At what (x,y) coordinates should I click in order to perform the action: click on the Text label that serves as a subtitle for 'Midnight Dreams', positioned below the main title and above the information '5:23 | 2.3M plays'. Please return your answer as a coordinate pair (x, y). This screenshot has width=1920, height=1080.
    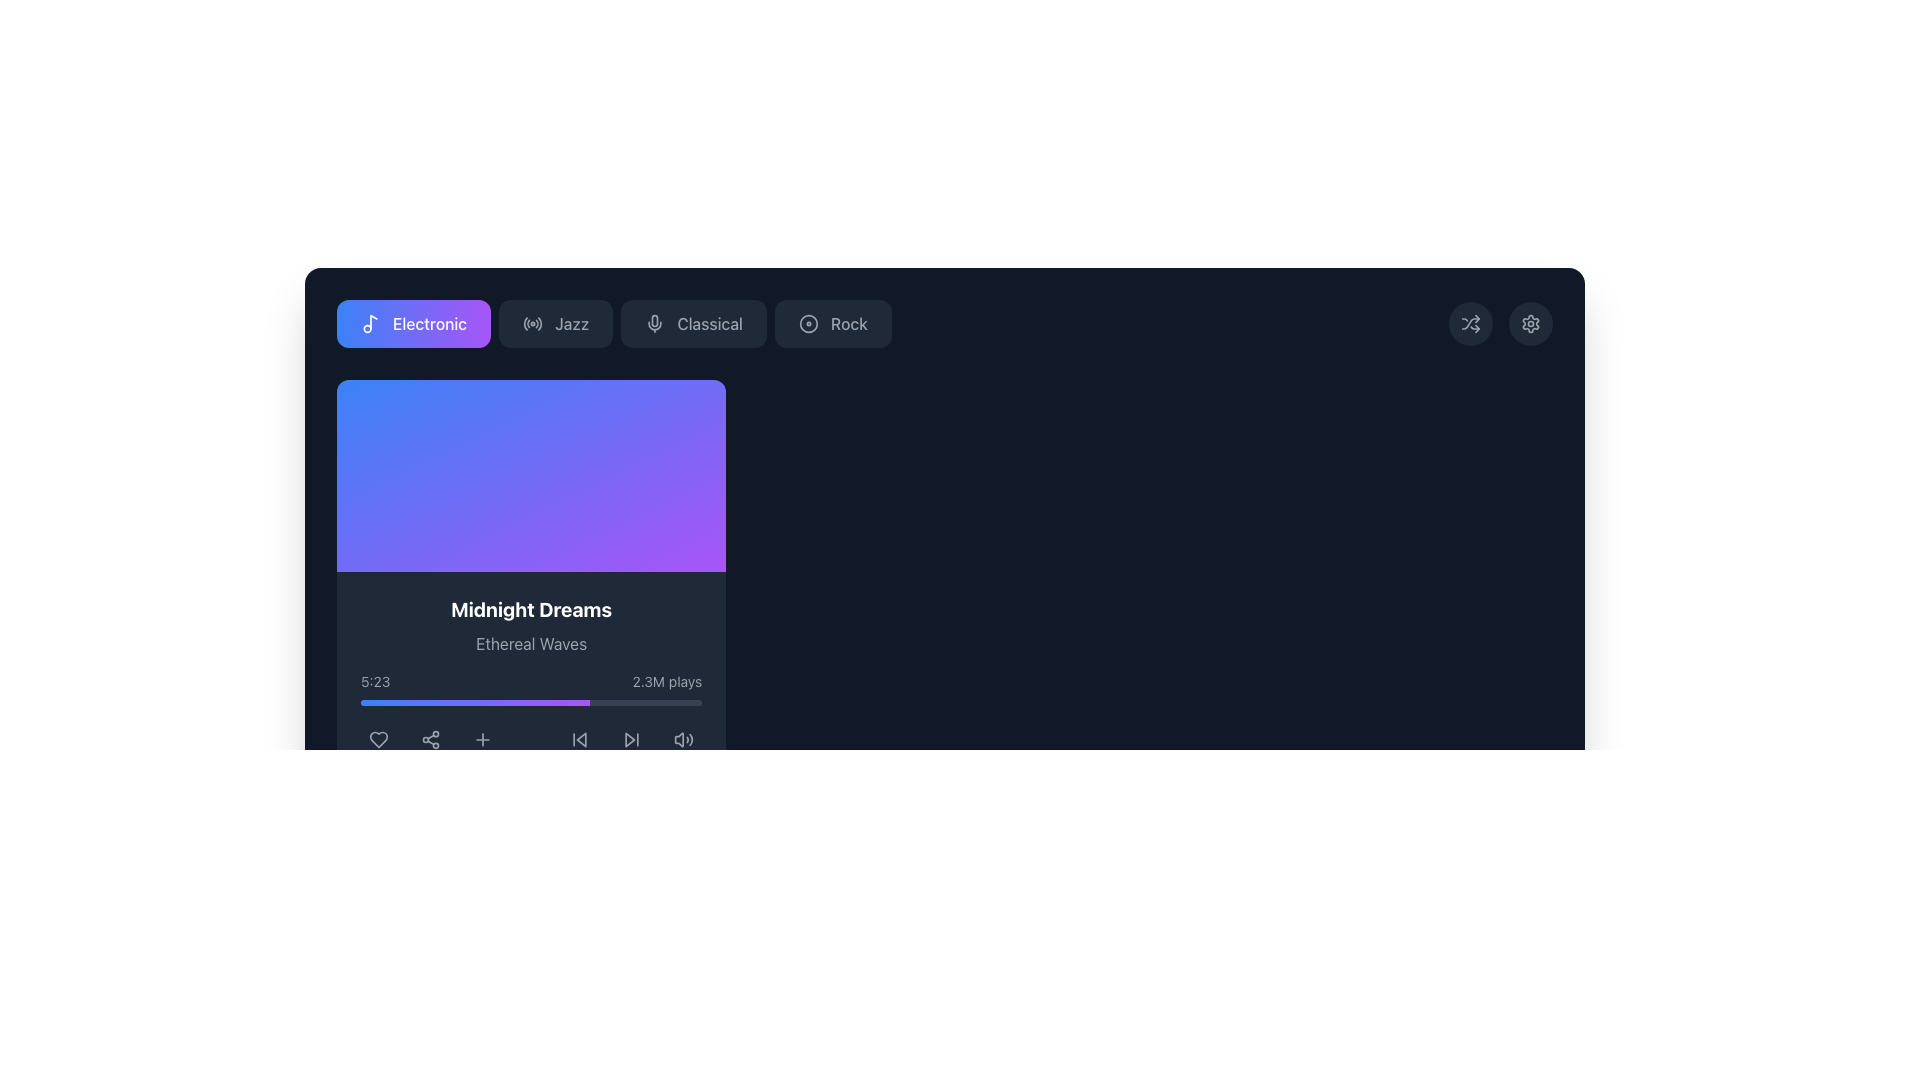
    Looking at the image, I should click on (531, 644).